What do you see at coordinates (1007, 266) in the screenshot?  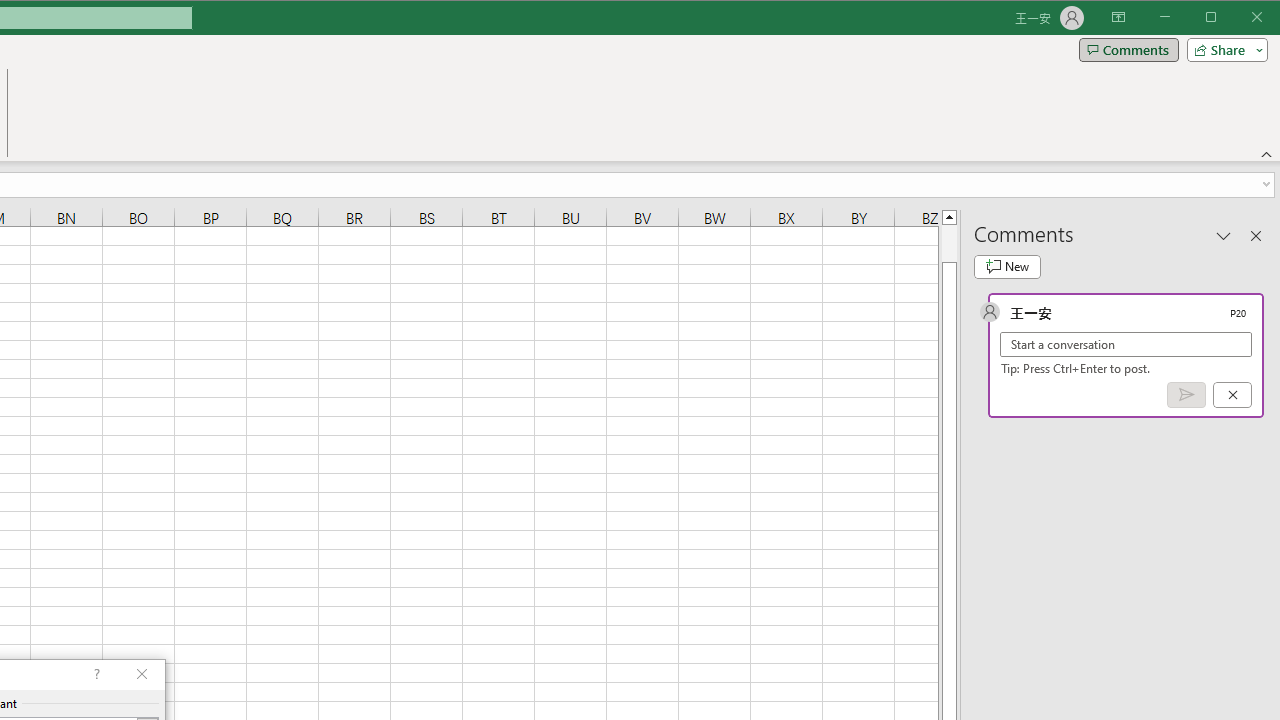 I see `'New comment'` at bounding box center [1007, 266].